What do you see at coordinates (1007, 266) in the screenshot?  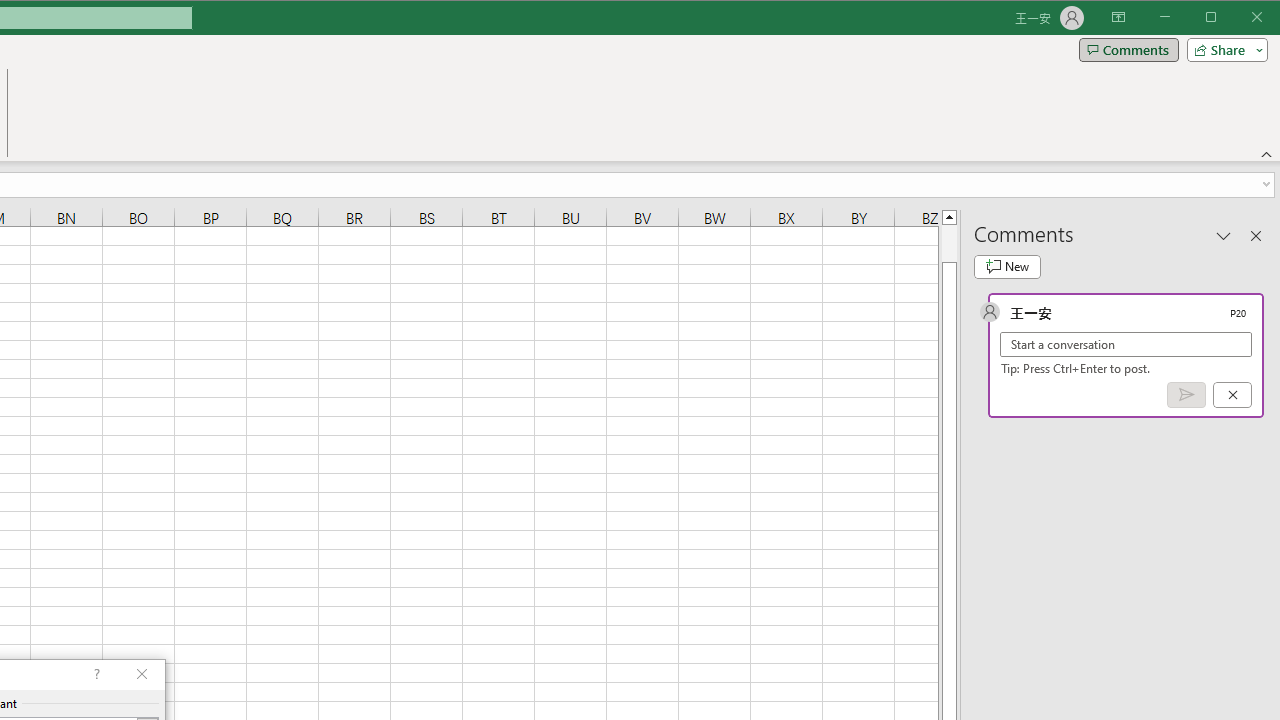 I see `'New comment'` at bounding box center [1007, 266].